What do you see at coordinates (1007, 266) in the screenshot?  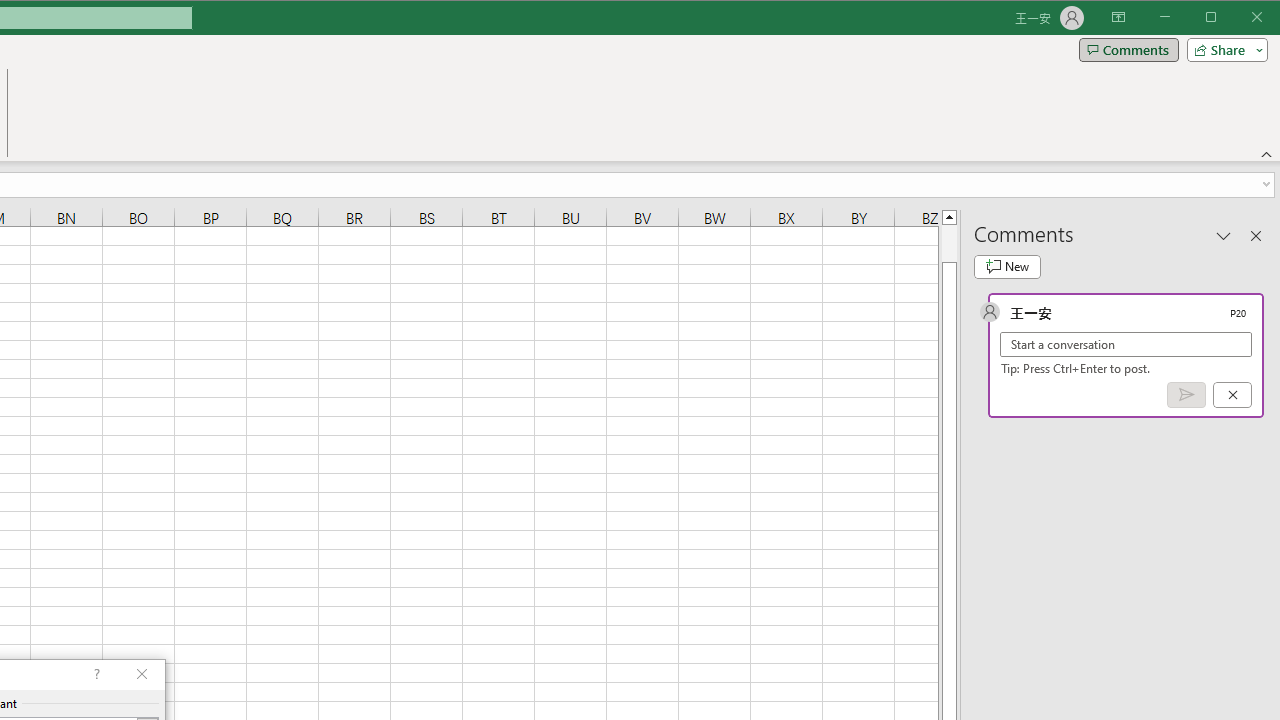 I see `'New comment'` at bounding box center [1007, 266].